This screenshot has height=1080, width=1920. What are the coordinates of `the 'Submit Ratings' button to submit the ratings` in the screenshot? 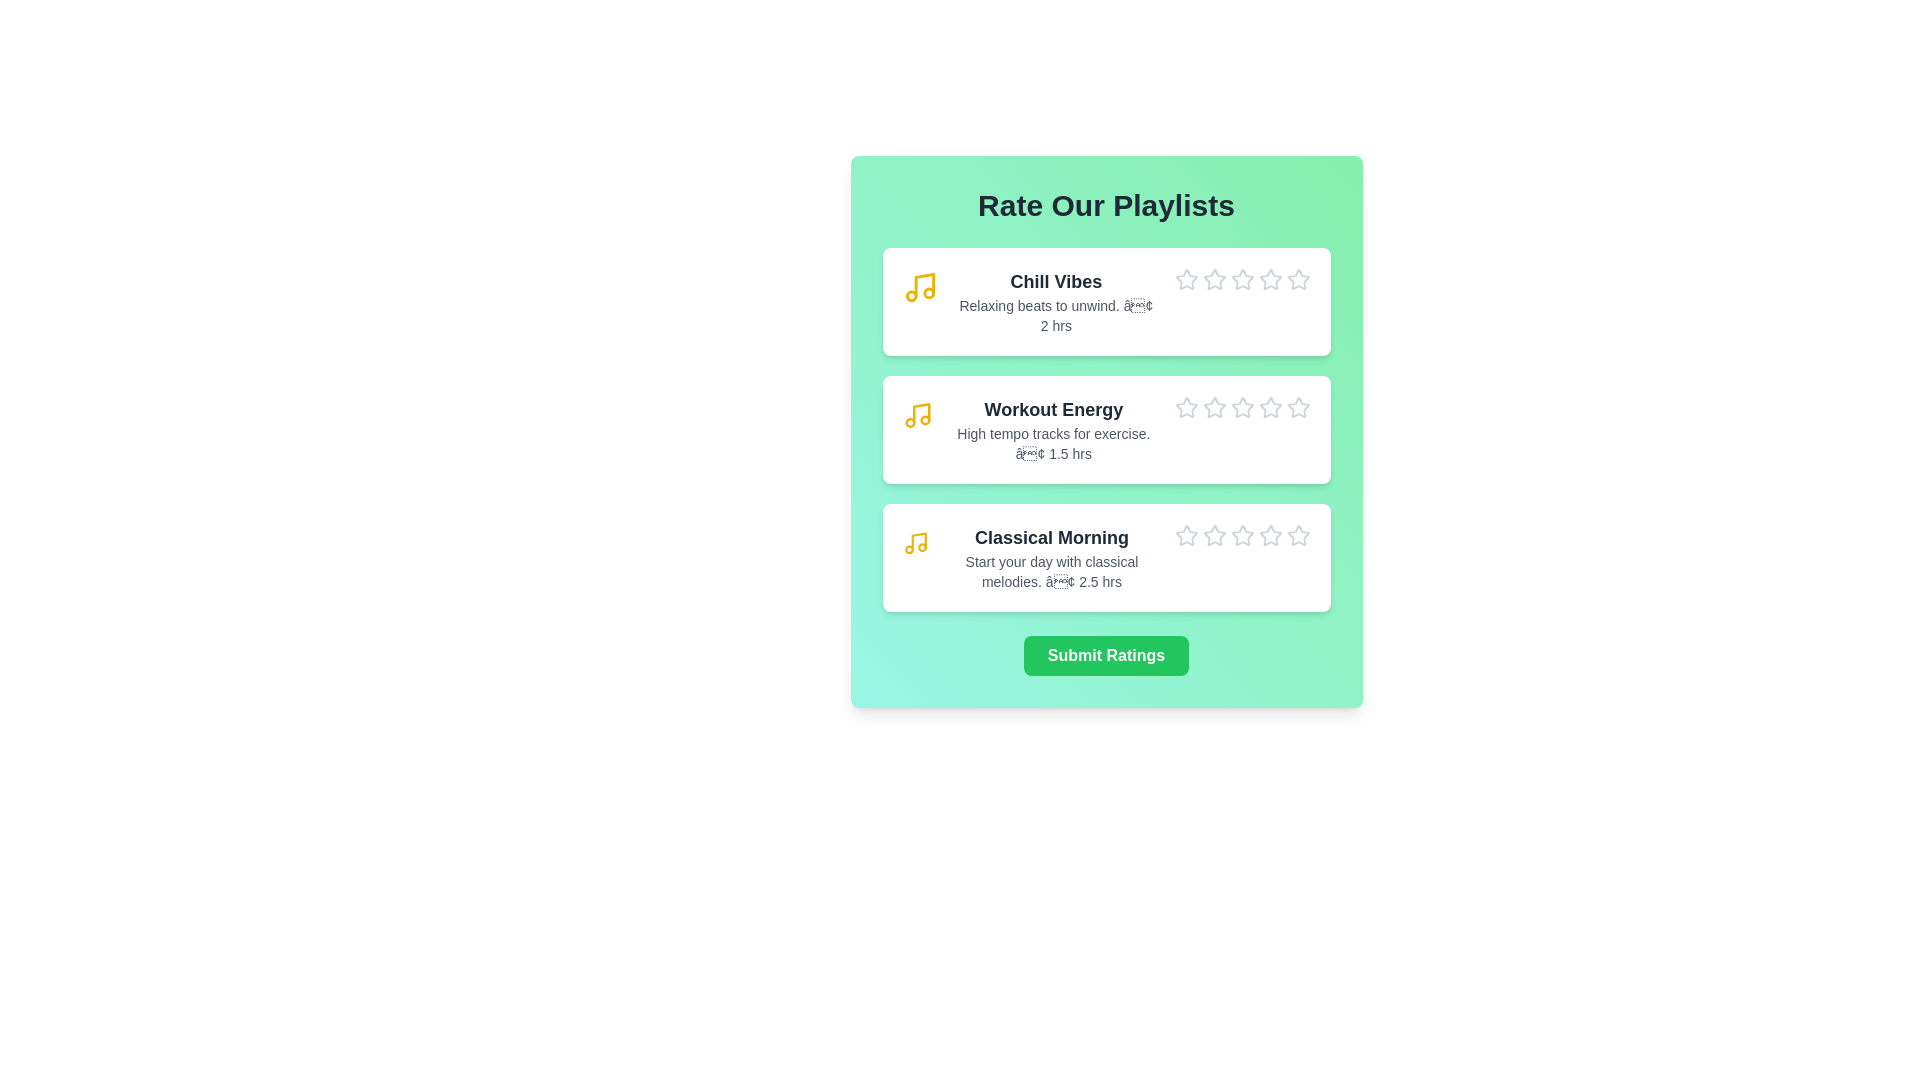 It's located at (1105, 655).